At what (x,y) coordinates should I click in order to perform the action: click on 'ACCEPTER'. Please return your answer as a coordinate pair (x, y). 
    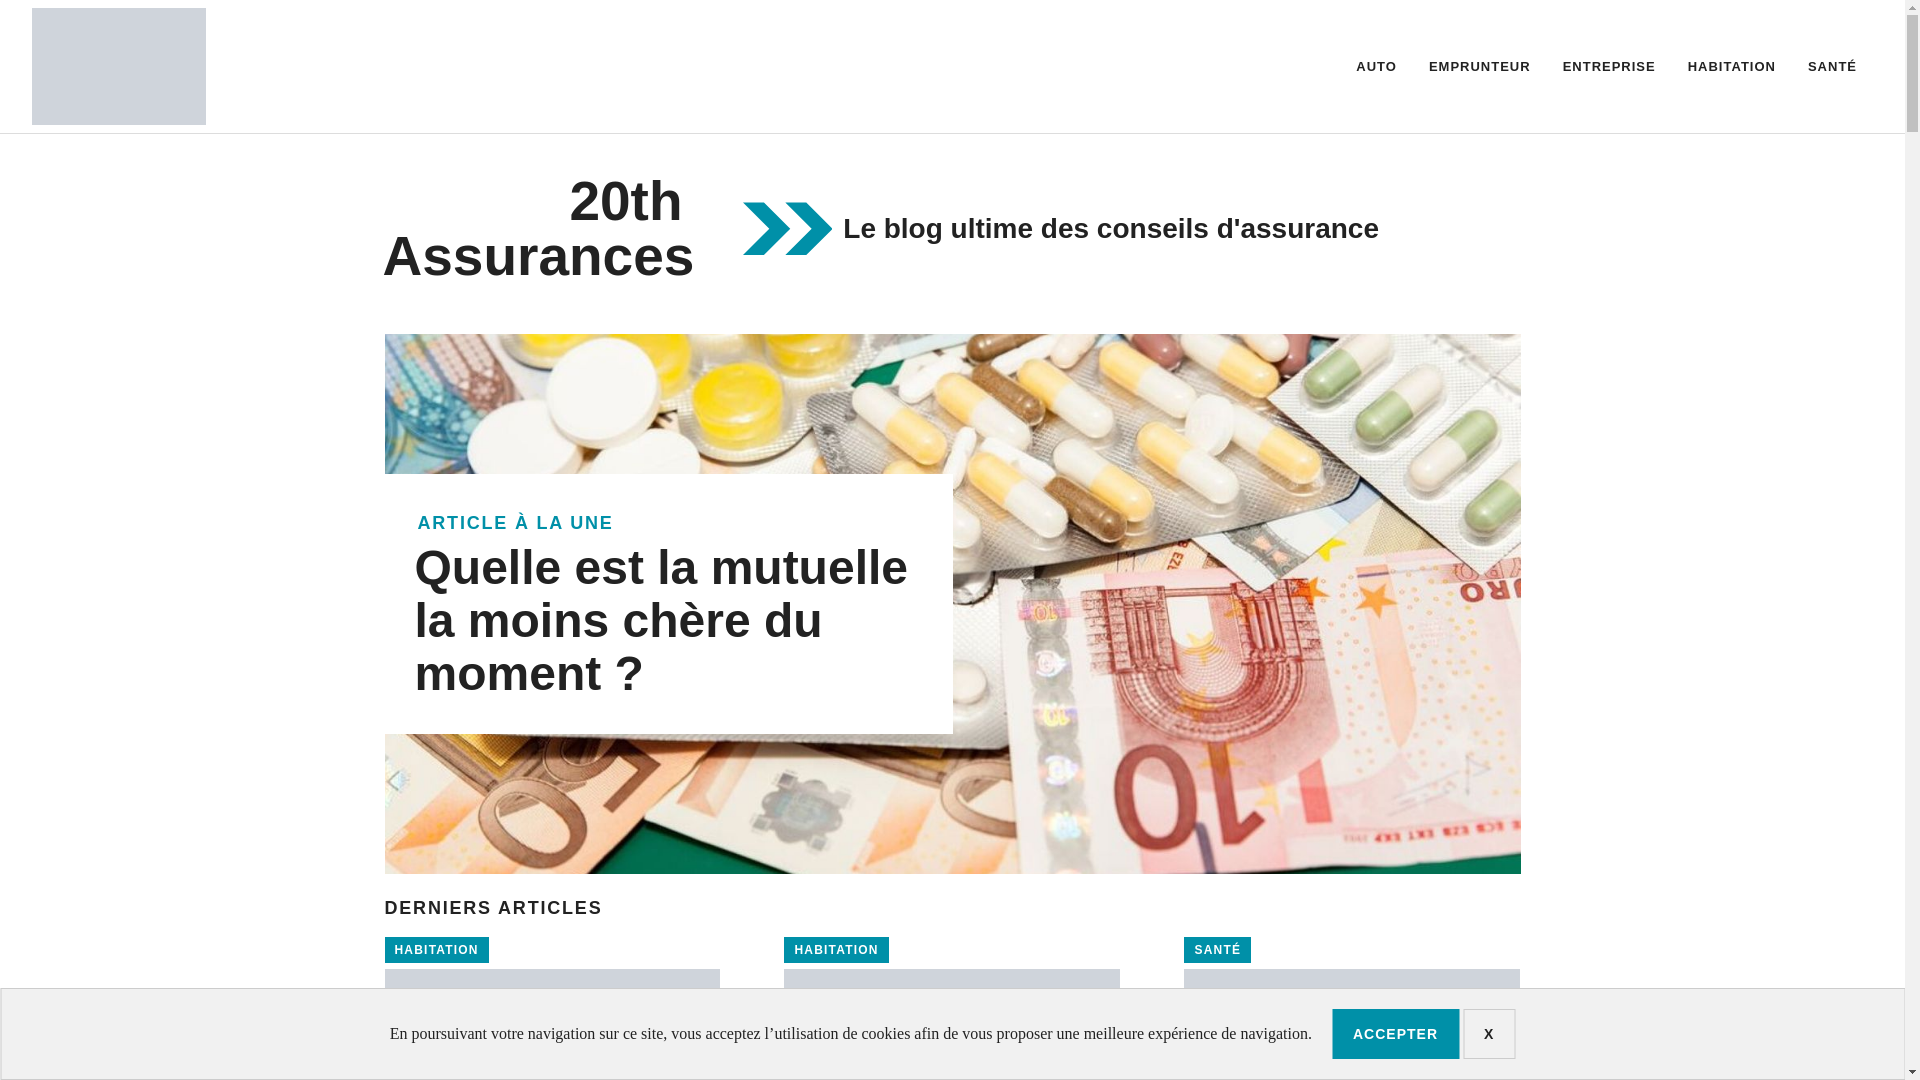
    Looking at the image, I should click on (1331, 1033).